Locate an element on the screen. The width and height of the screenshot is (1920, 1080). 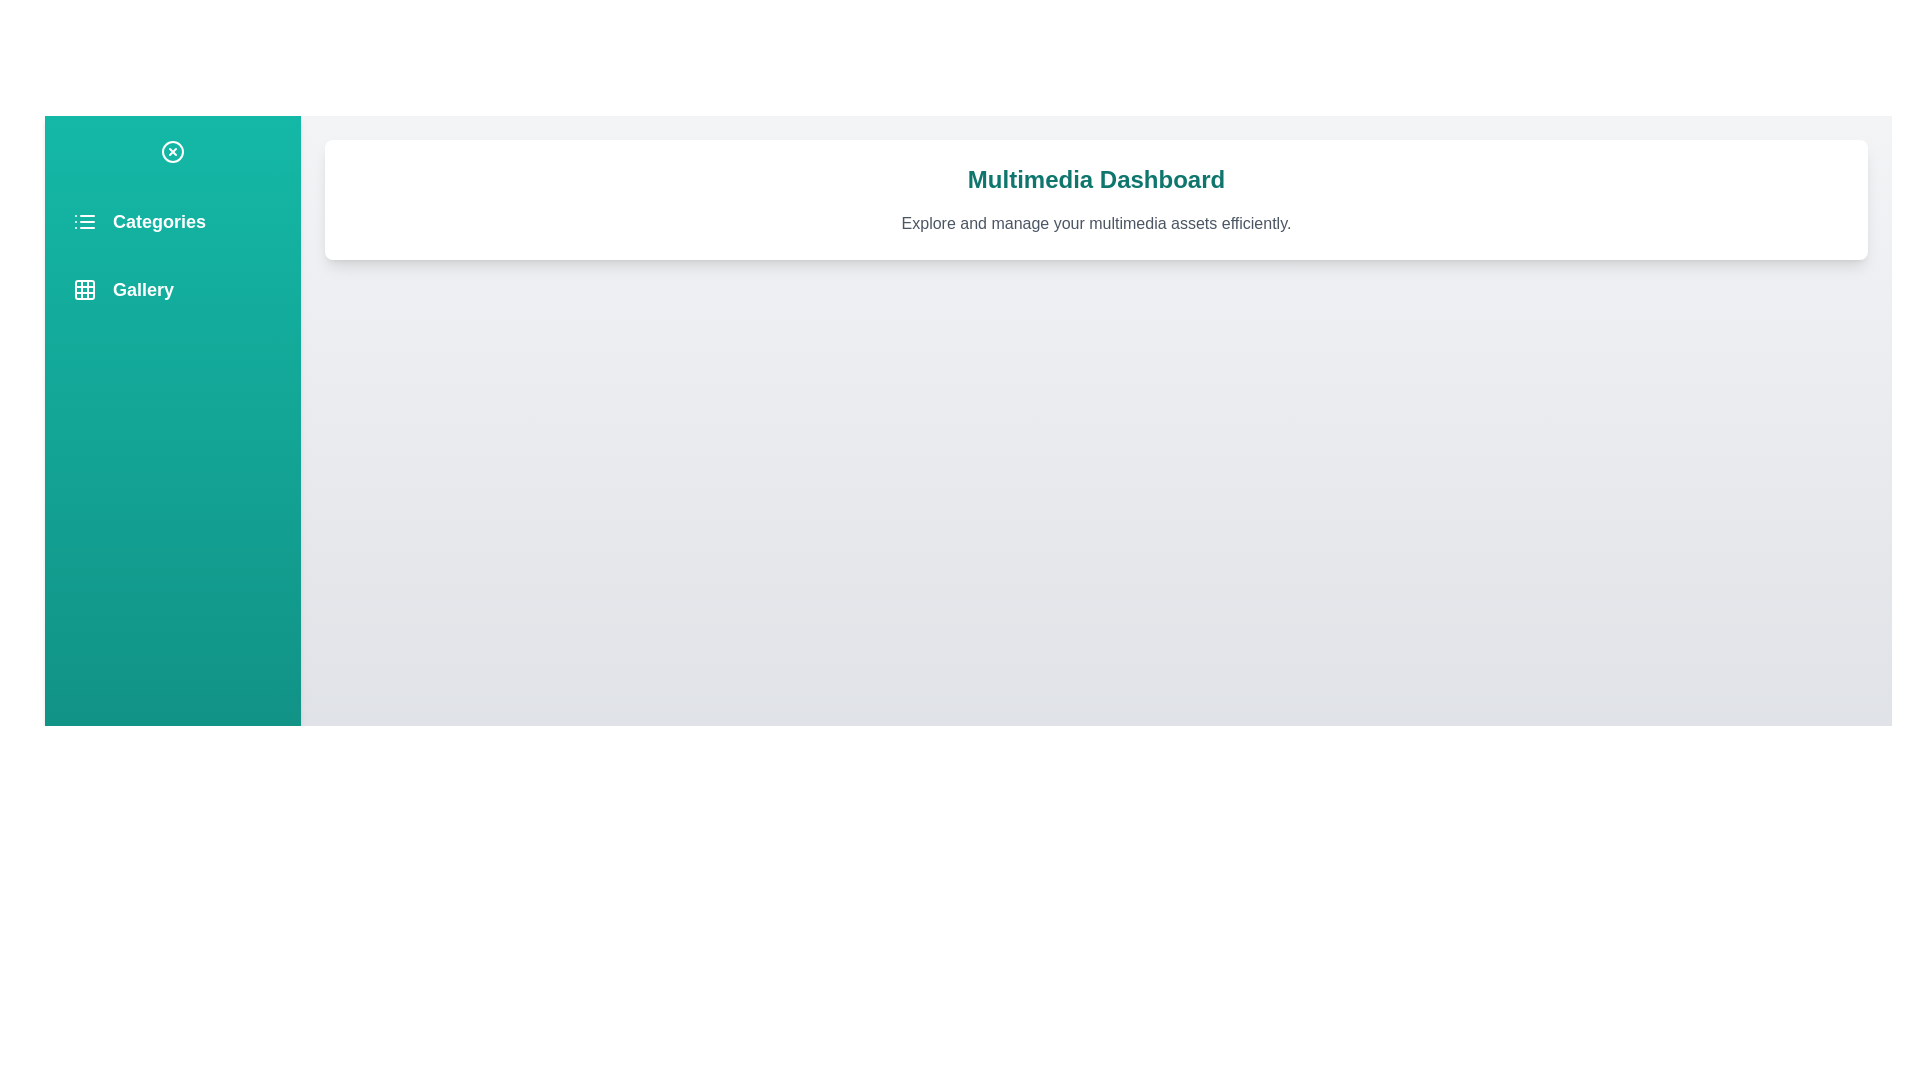
the menu item Gallery from the sidebar is located at coordinates (172, 289).